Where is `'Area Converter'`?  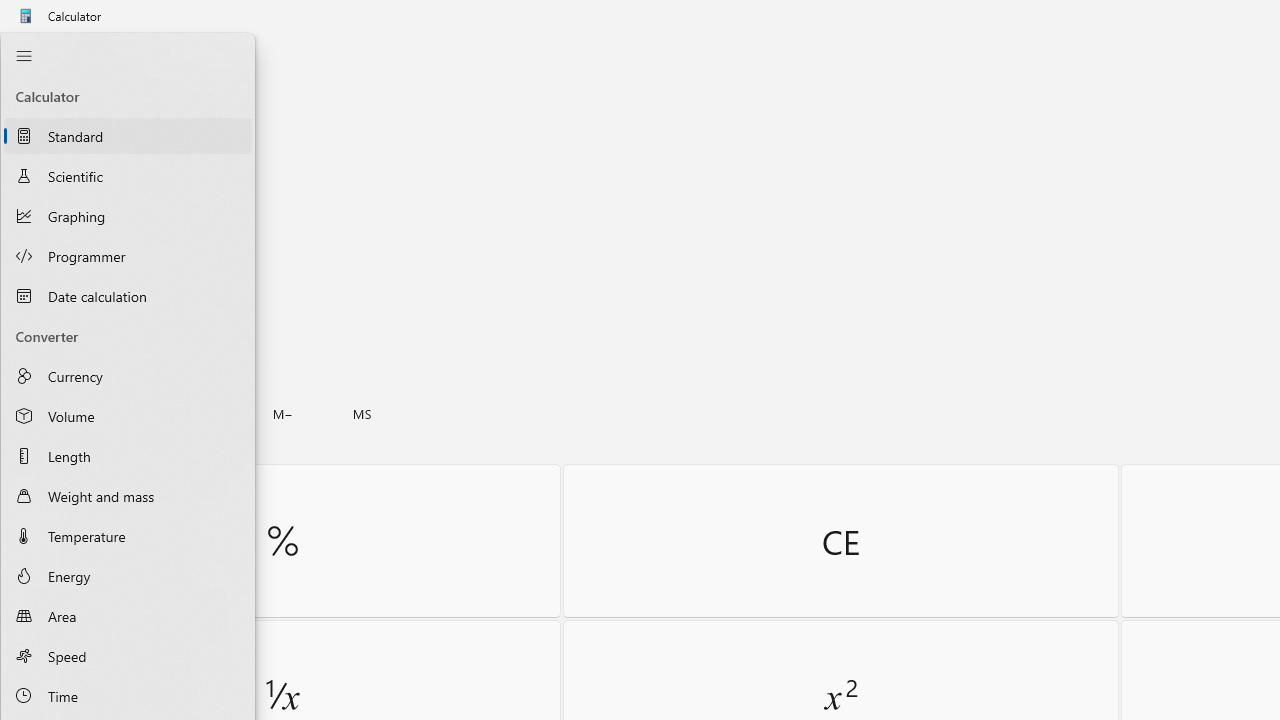 'Area Converter' is located at coordinates (127, 615).